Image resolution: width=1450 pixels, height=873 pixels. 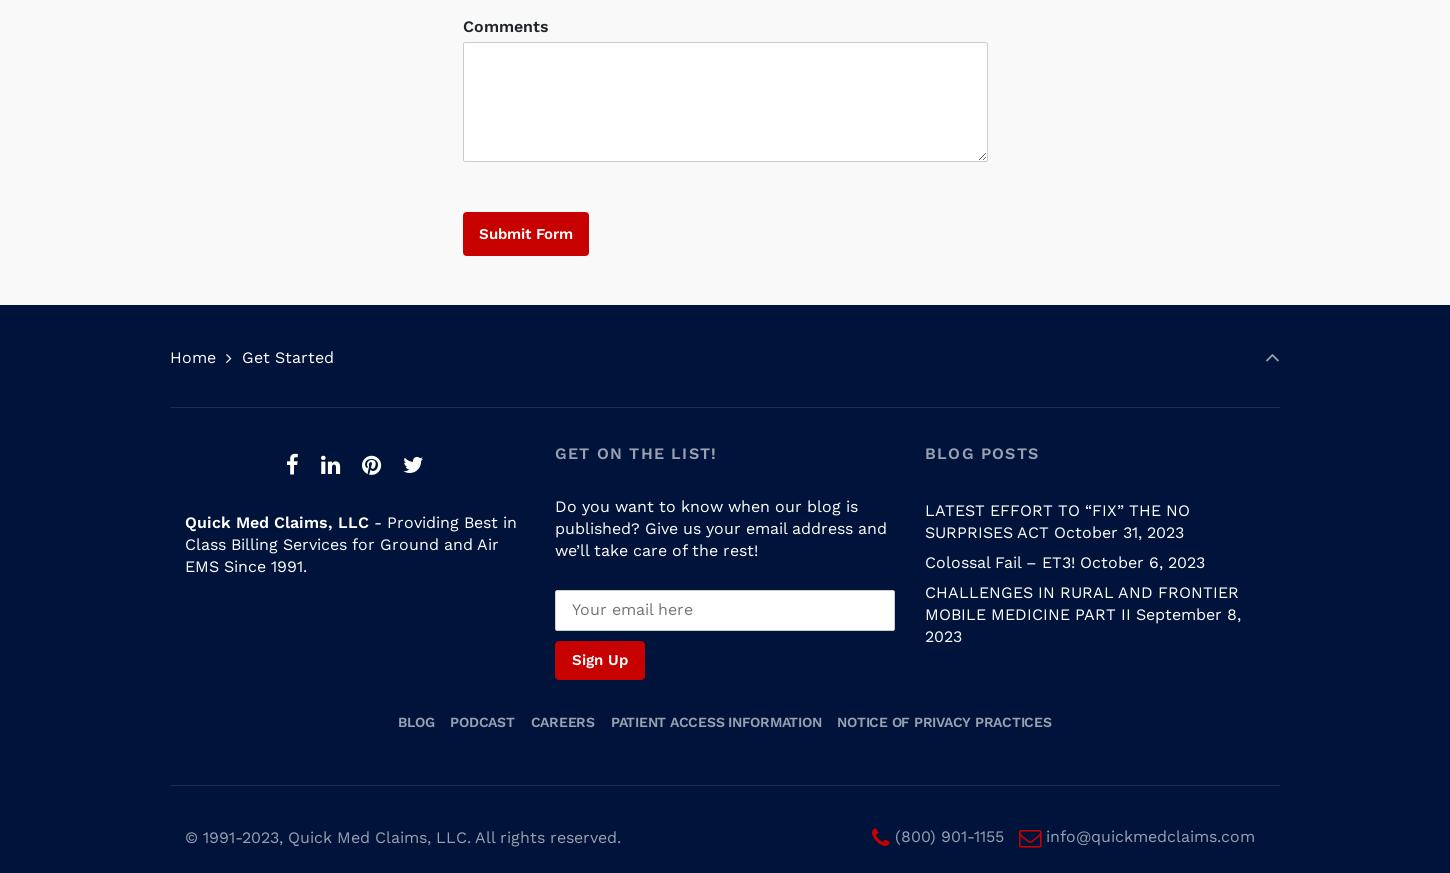 I want to click on 'September 8, 2023', so click(x=922, y=605).